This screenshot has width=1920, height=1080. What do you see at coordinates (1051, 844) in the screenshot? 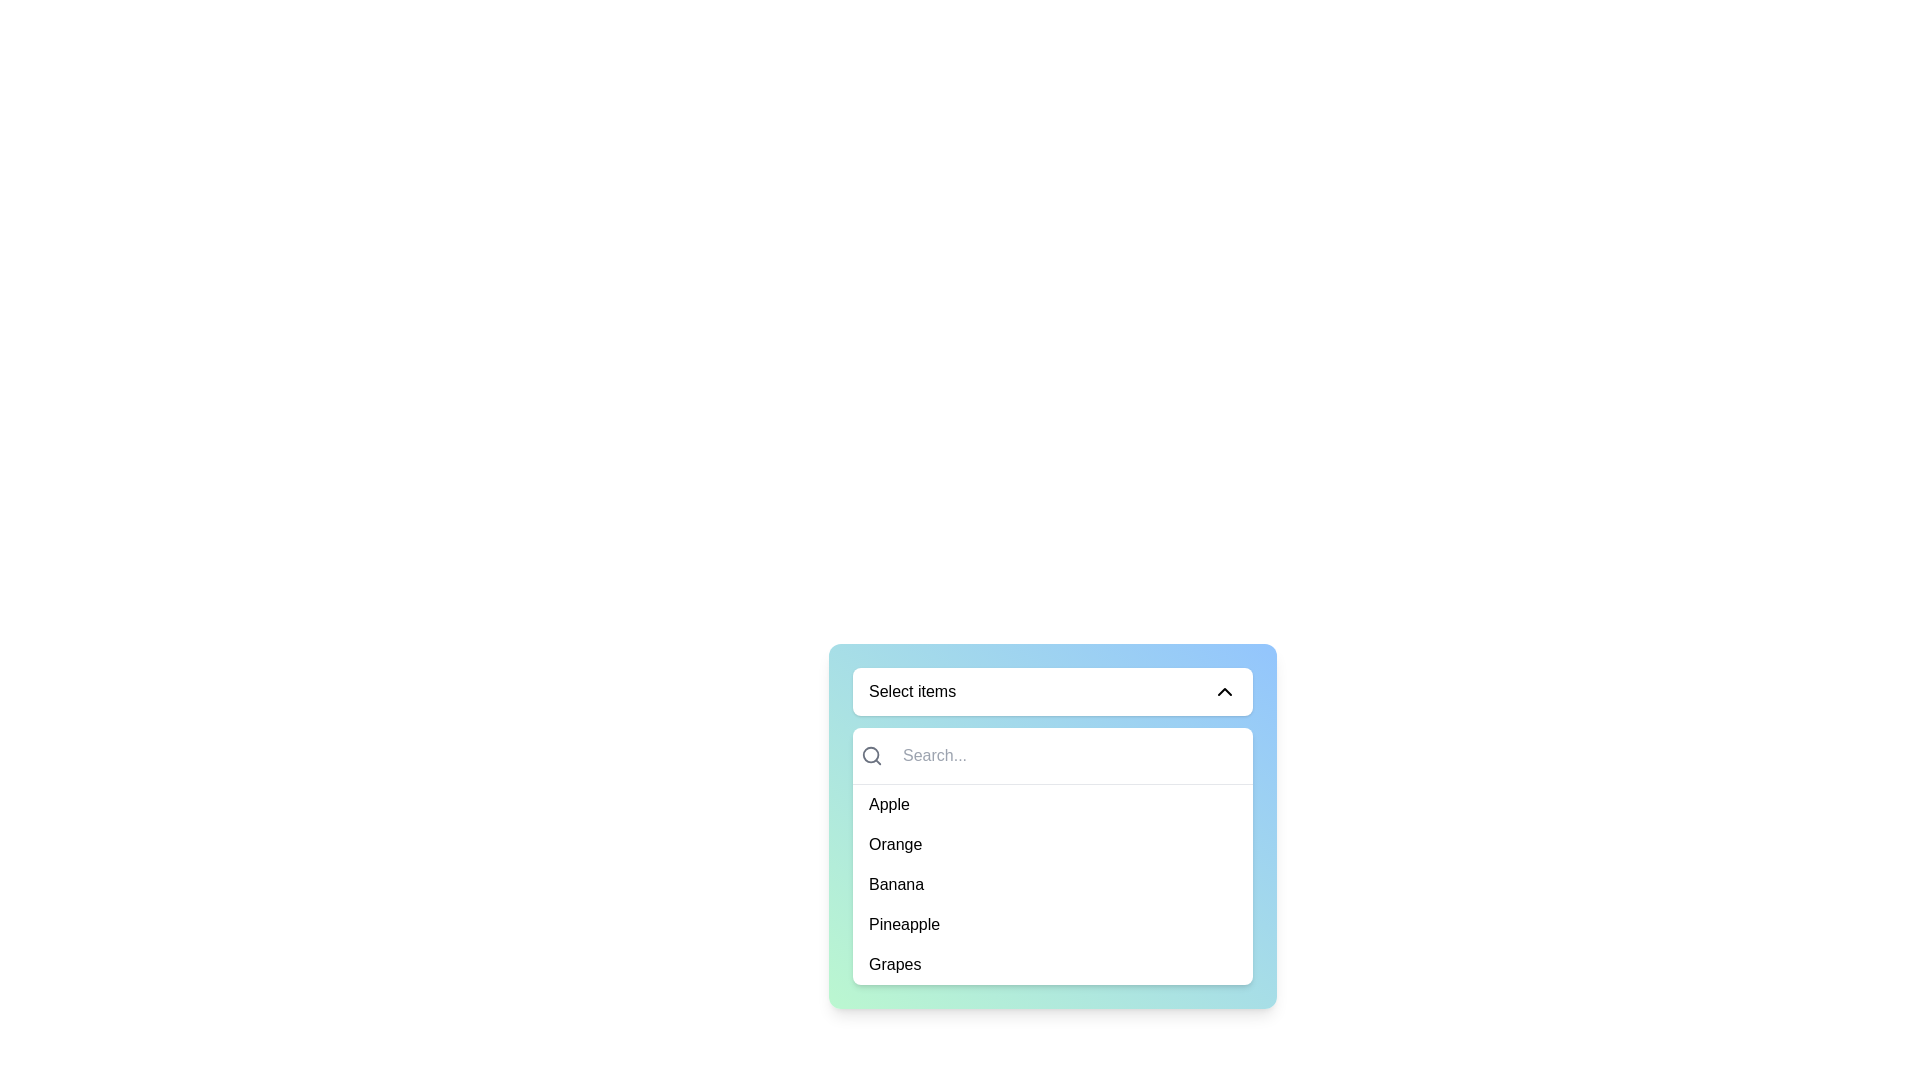
I see `the list item displaying the word 'Orange'` at bounding box center [1051, 844].